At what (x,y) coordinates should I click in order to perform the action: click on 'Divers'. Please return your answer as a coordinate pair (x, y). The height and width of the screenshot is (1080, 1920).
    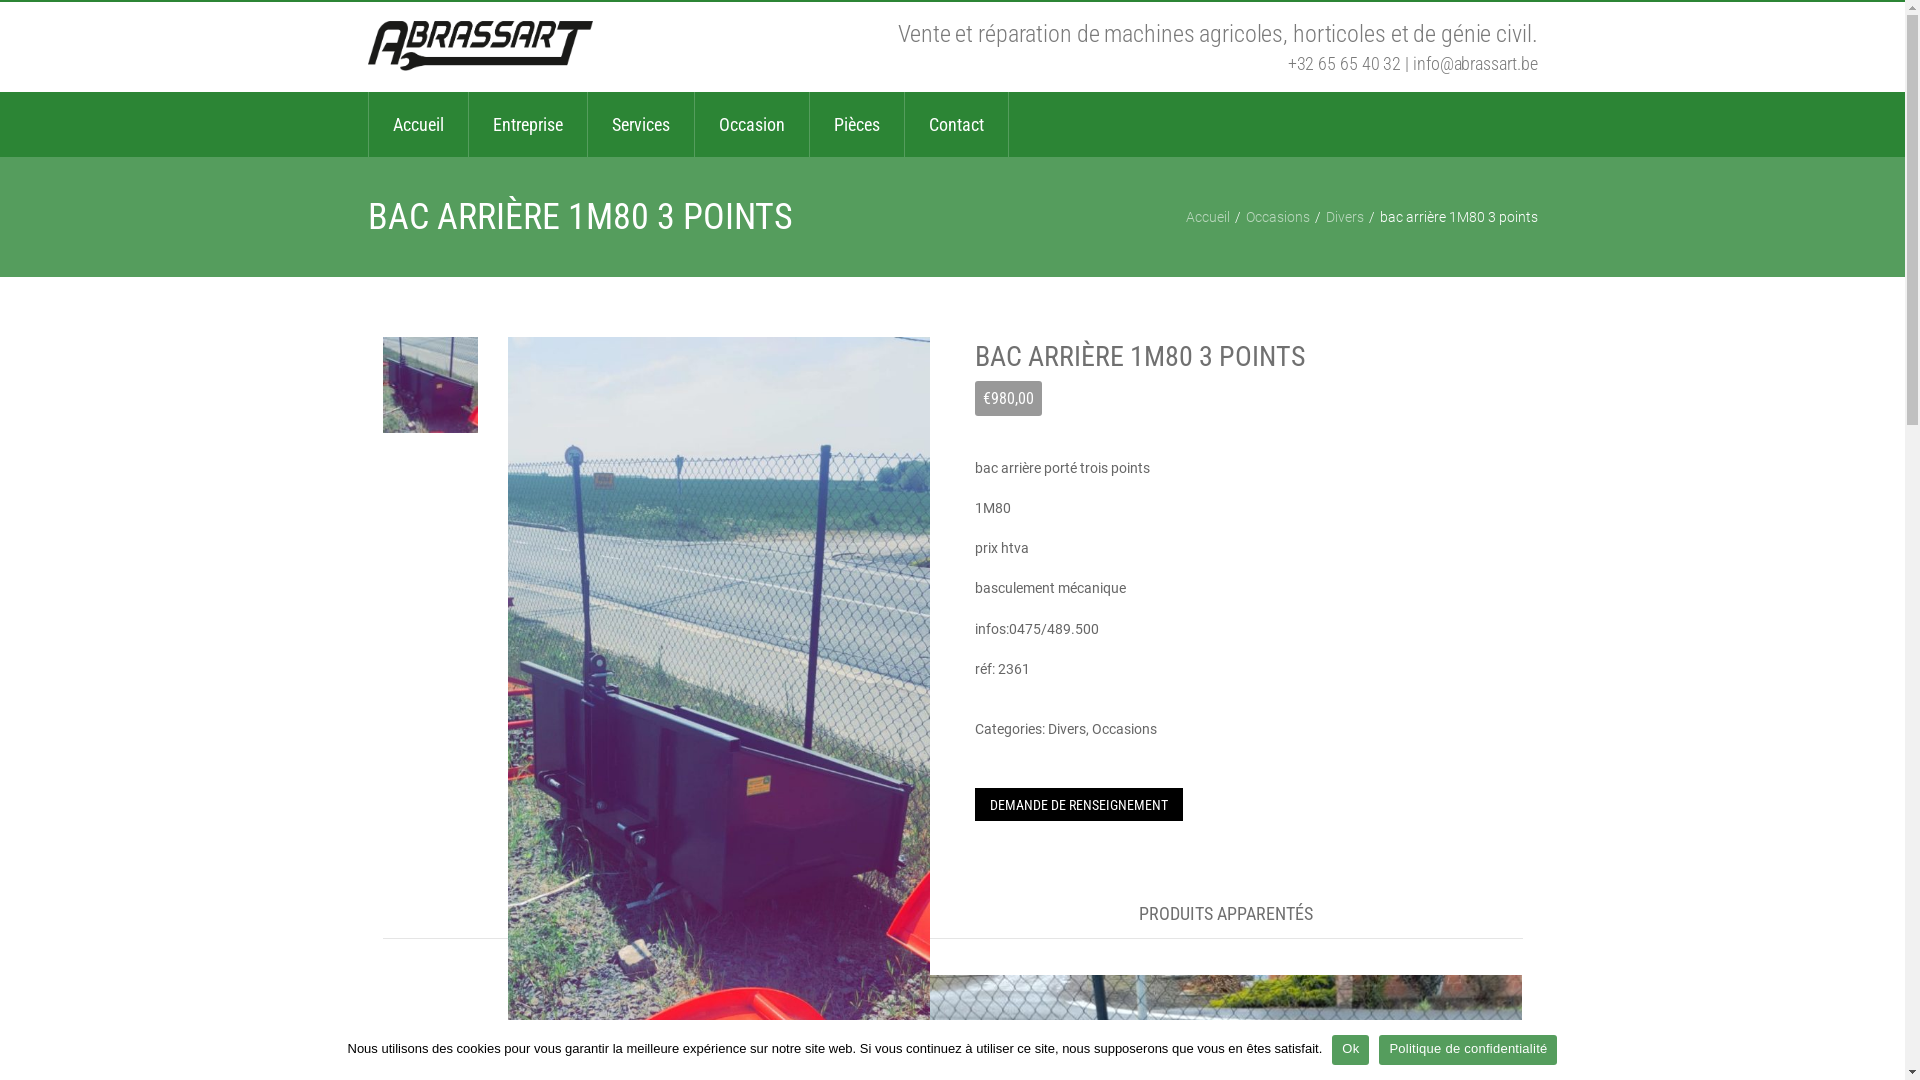
    Looking at the image, I should click on (1065, 729).